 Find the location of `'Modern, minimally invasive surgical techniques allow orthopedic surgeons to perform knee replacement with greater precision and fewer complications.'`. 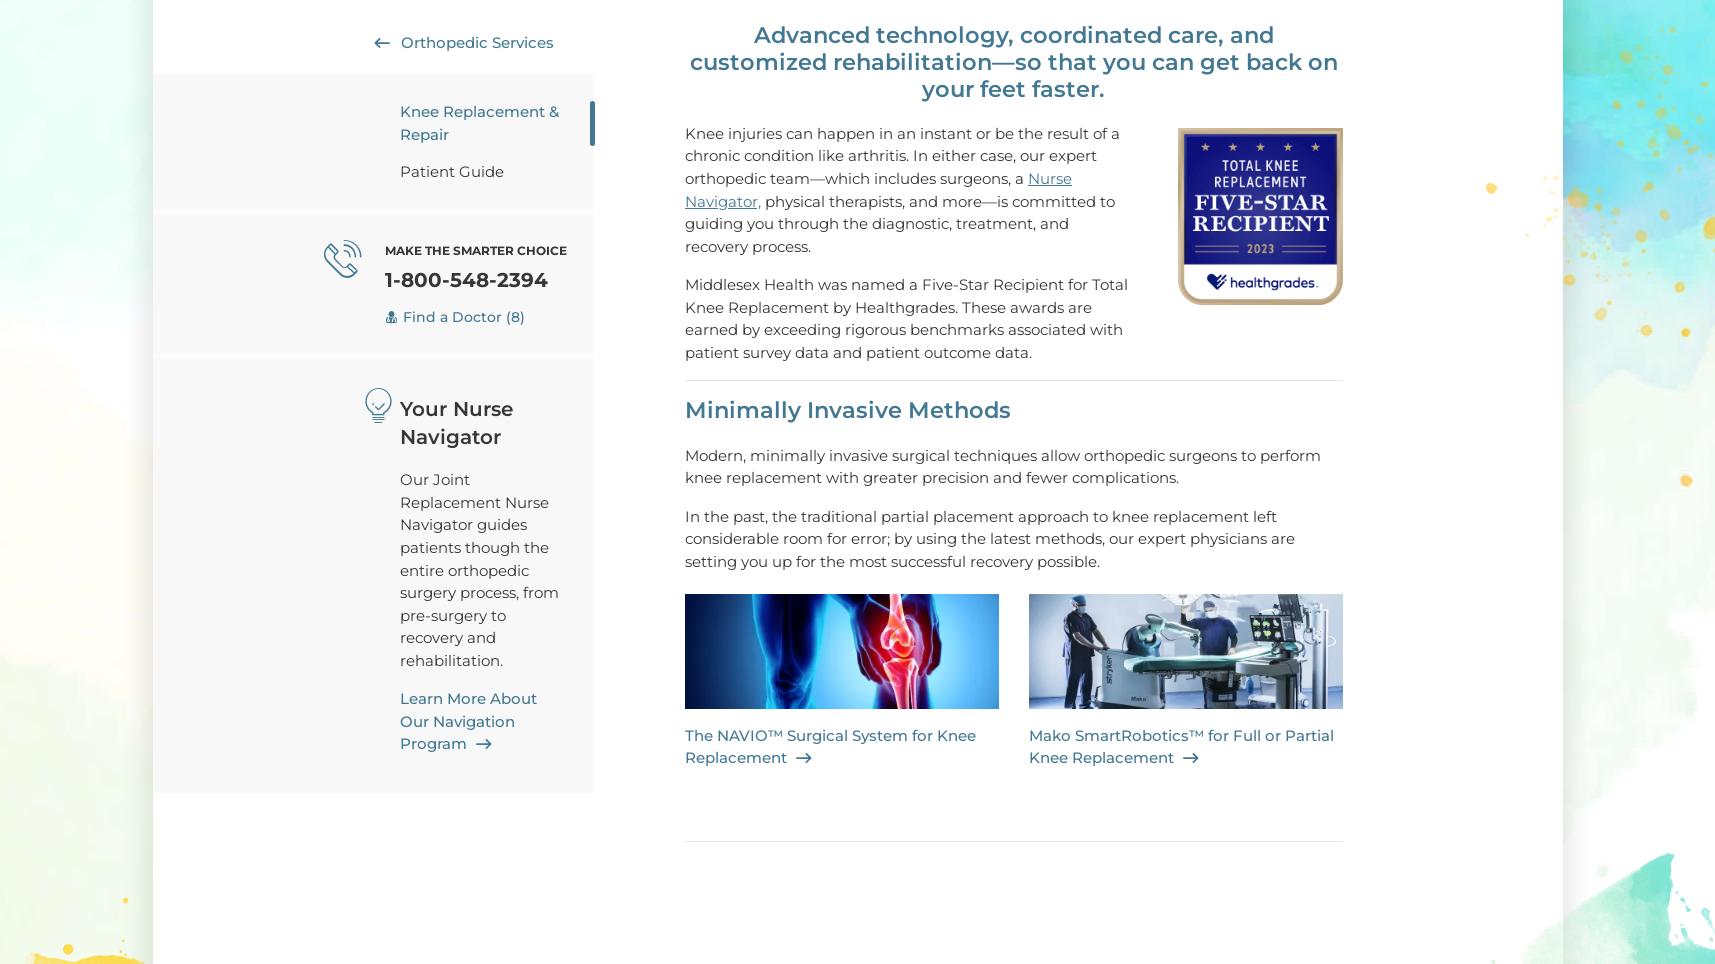

'Modern, minimally invasive surgical techniques allow orthopedic surgeons to perform knee replacement with greater precision and fewer complications.' is located at coordinates (1001, 465).